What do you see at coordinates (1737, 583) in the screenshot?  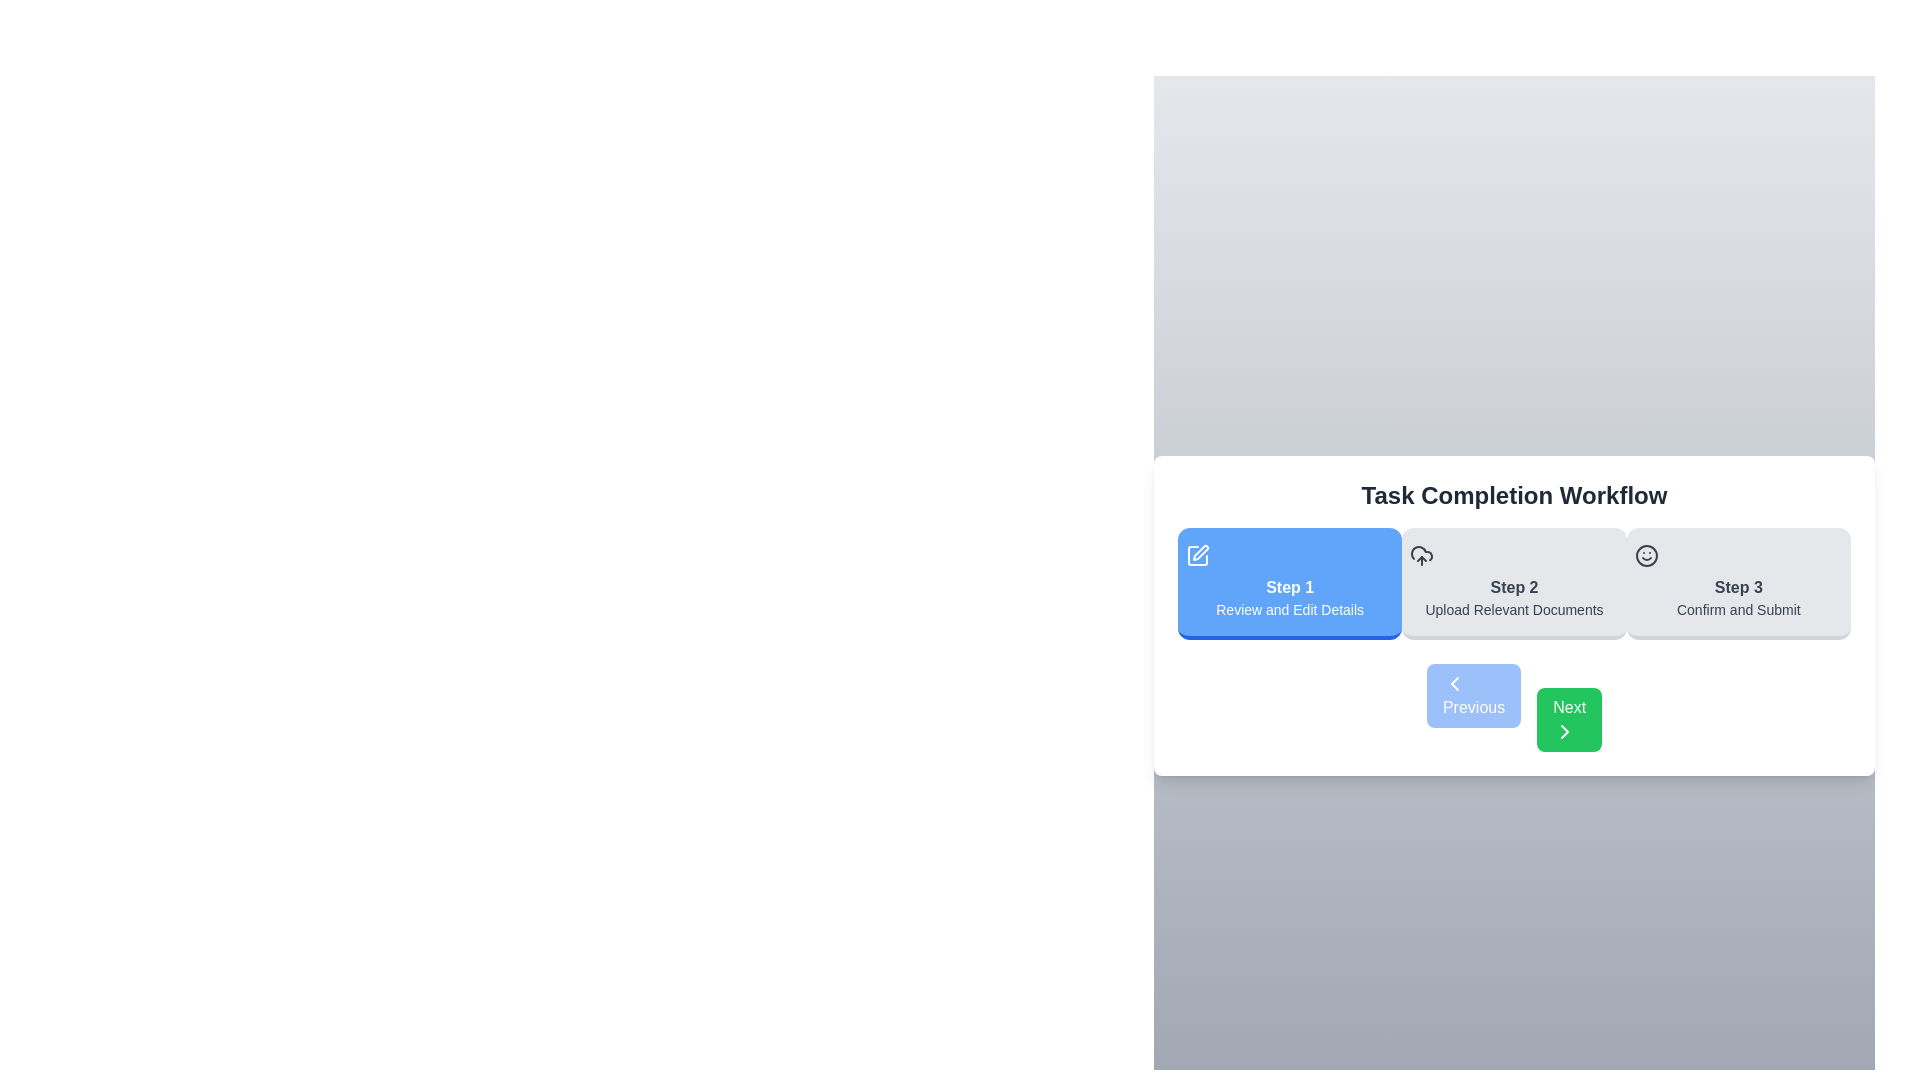 I see `the header of step 3 to navigate to that step` at bounding box center [1737, 583].